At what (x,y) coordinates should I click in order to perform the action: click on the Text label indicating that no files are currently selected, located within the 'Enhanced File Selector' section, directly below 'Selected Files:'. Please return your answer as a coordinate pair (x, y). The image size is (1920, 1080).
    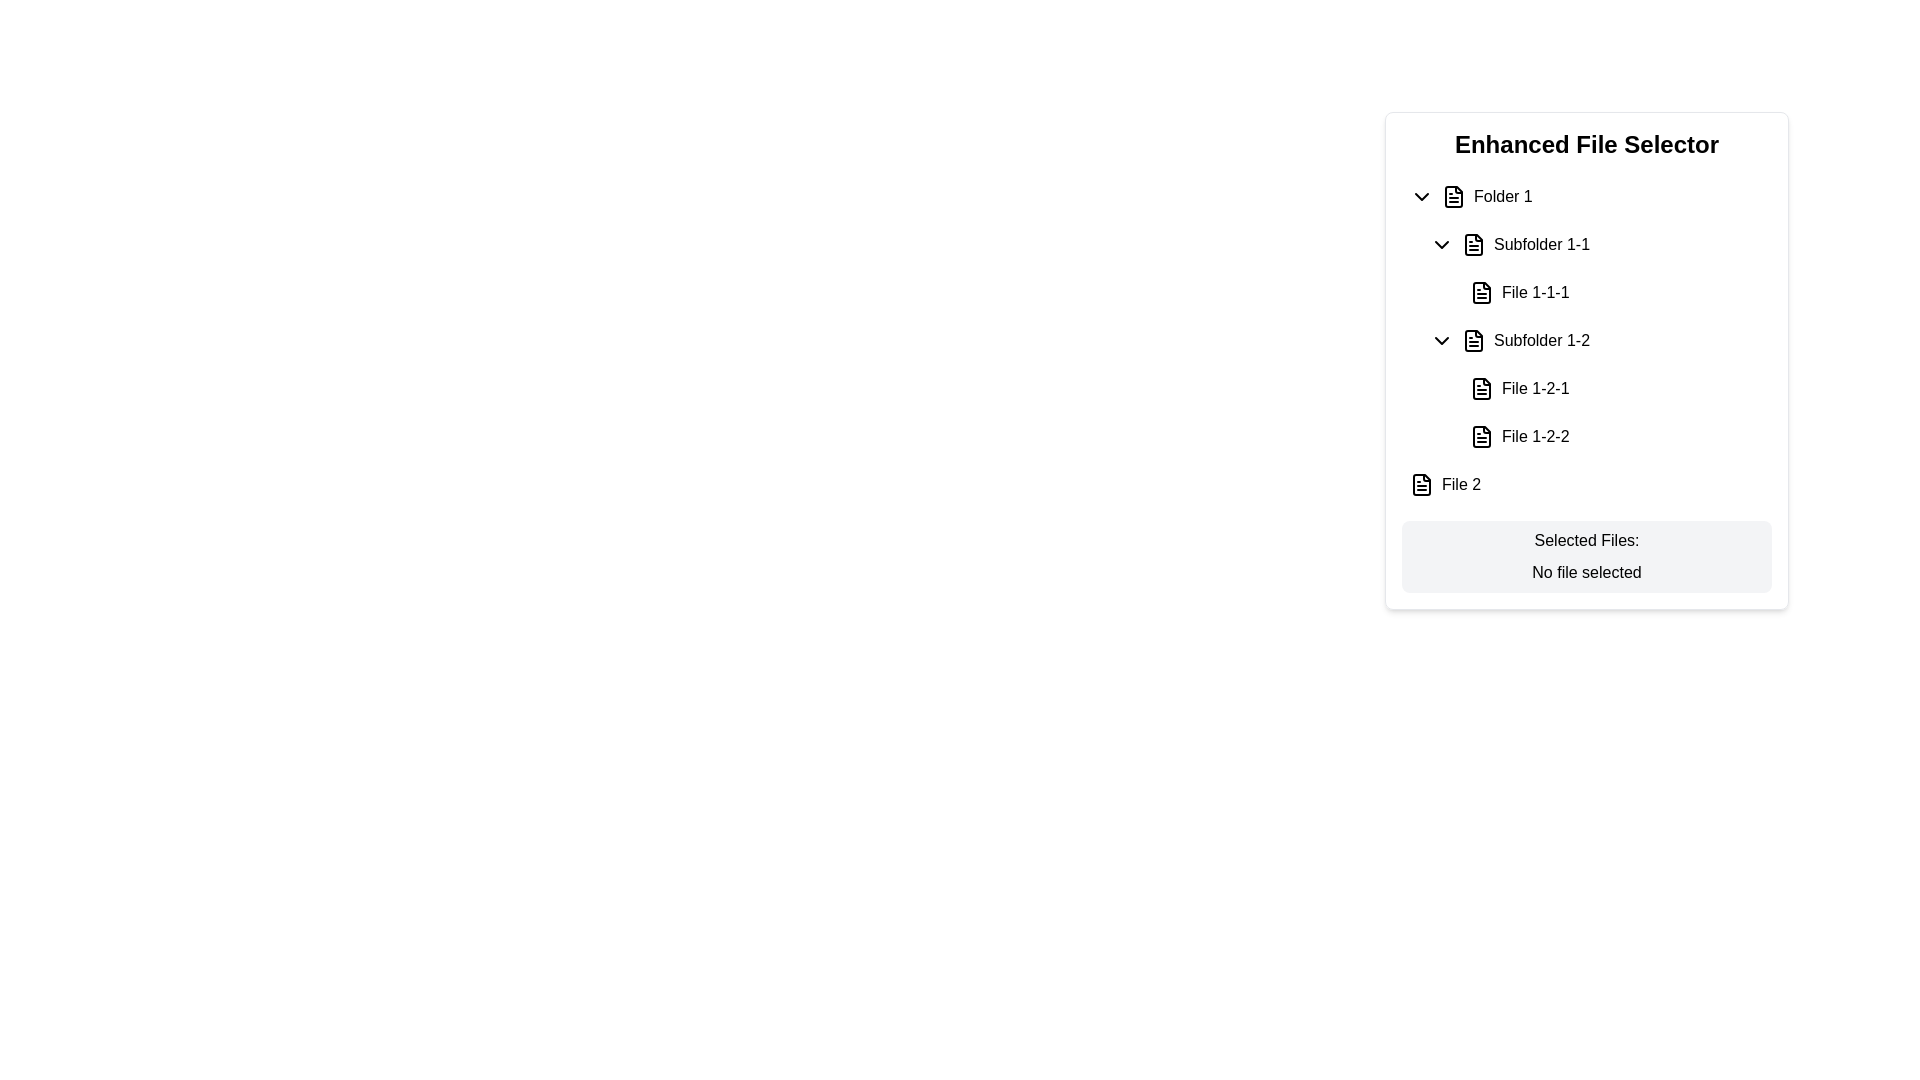
    Looking at the image, I should click on (1586, 573).